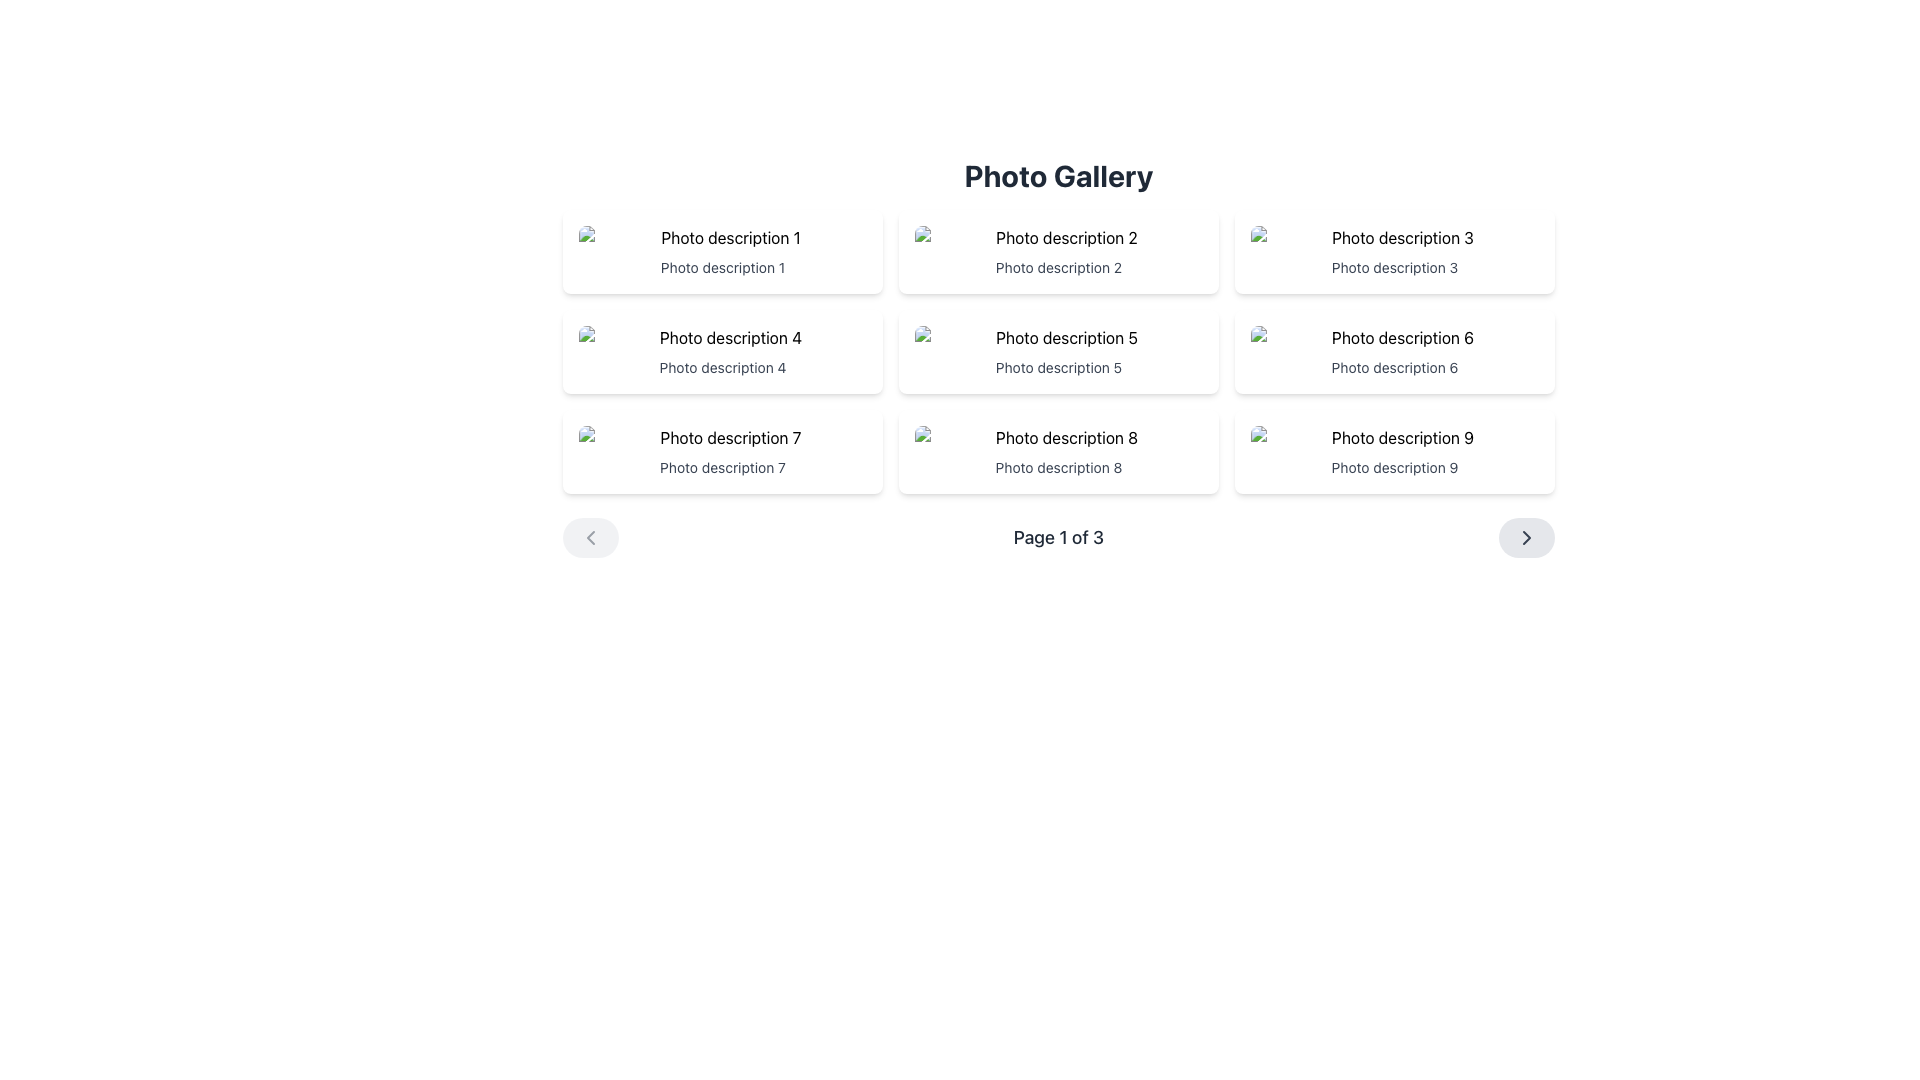 The height and width of the screenshot is (1080, 1920). What do you see at coordinates (1058, 437) in the screenshot?
I see `the image thumbnail located in the bottom row, middle column of the photo gallery` at bounding box center [1058, 437].